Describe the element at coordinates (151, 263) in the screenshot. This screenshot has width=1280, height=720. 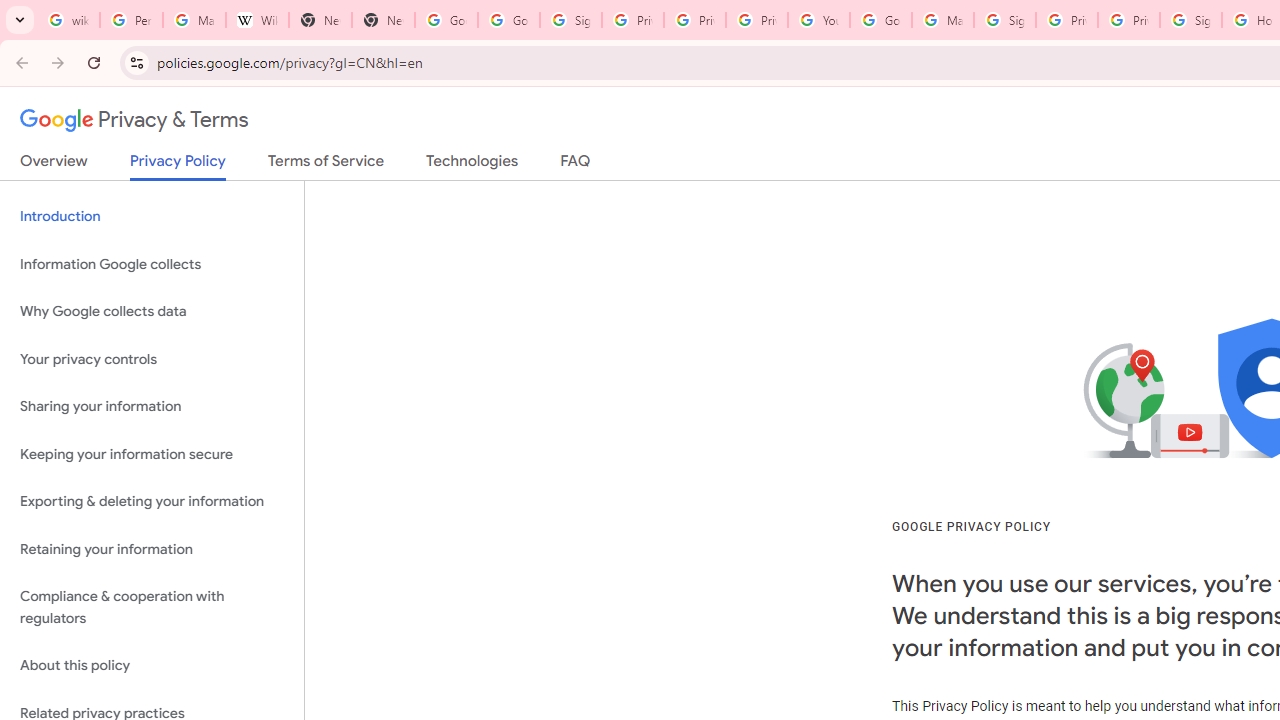
I see `'Information Google collects'` at that location.